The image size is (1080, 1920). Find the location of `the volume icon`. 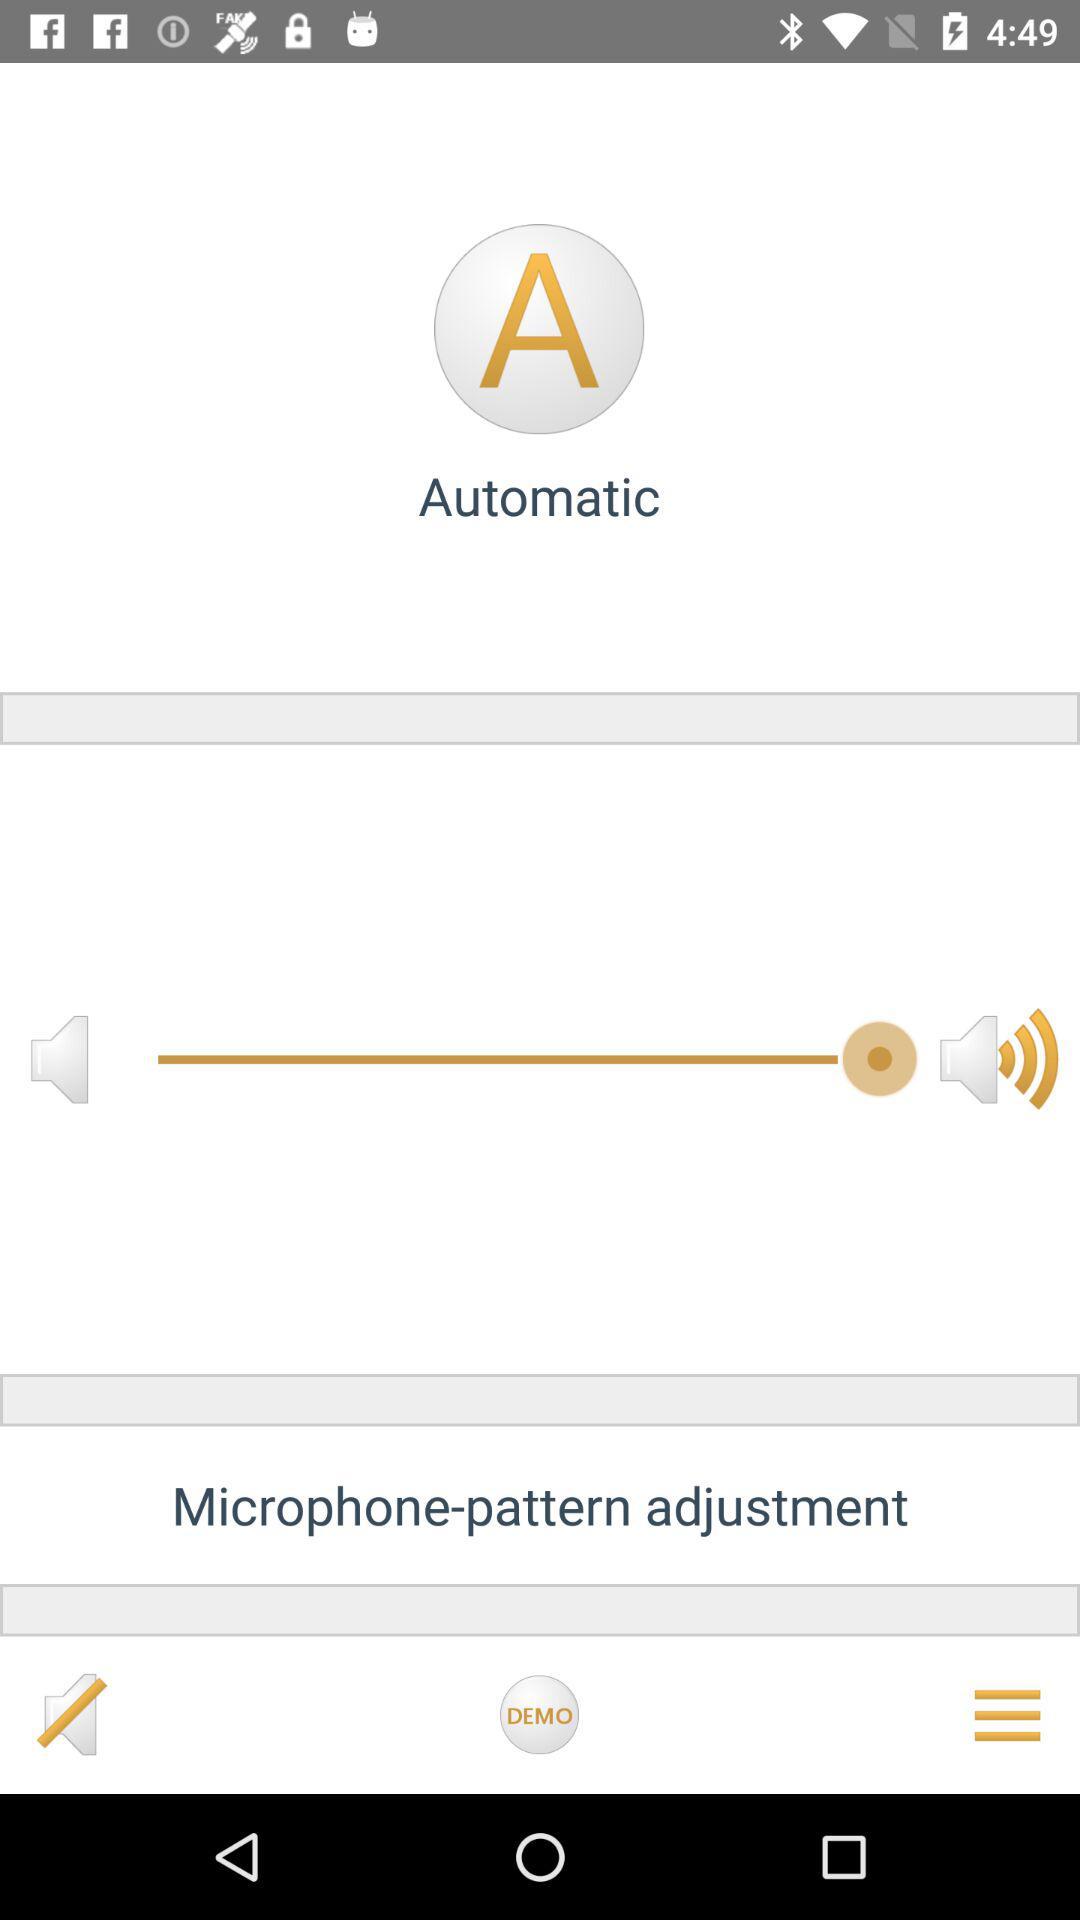

the volume icon is located at coordinates (71, 1714).